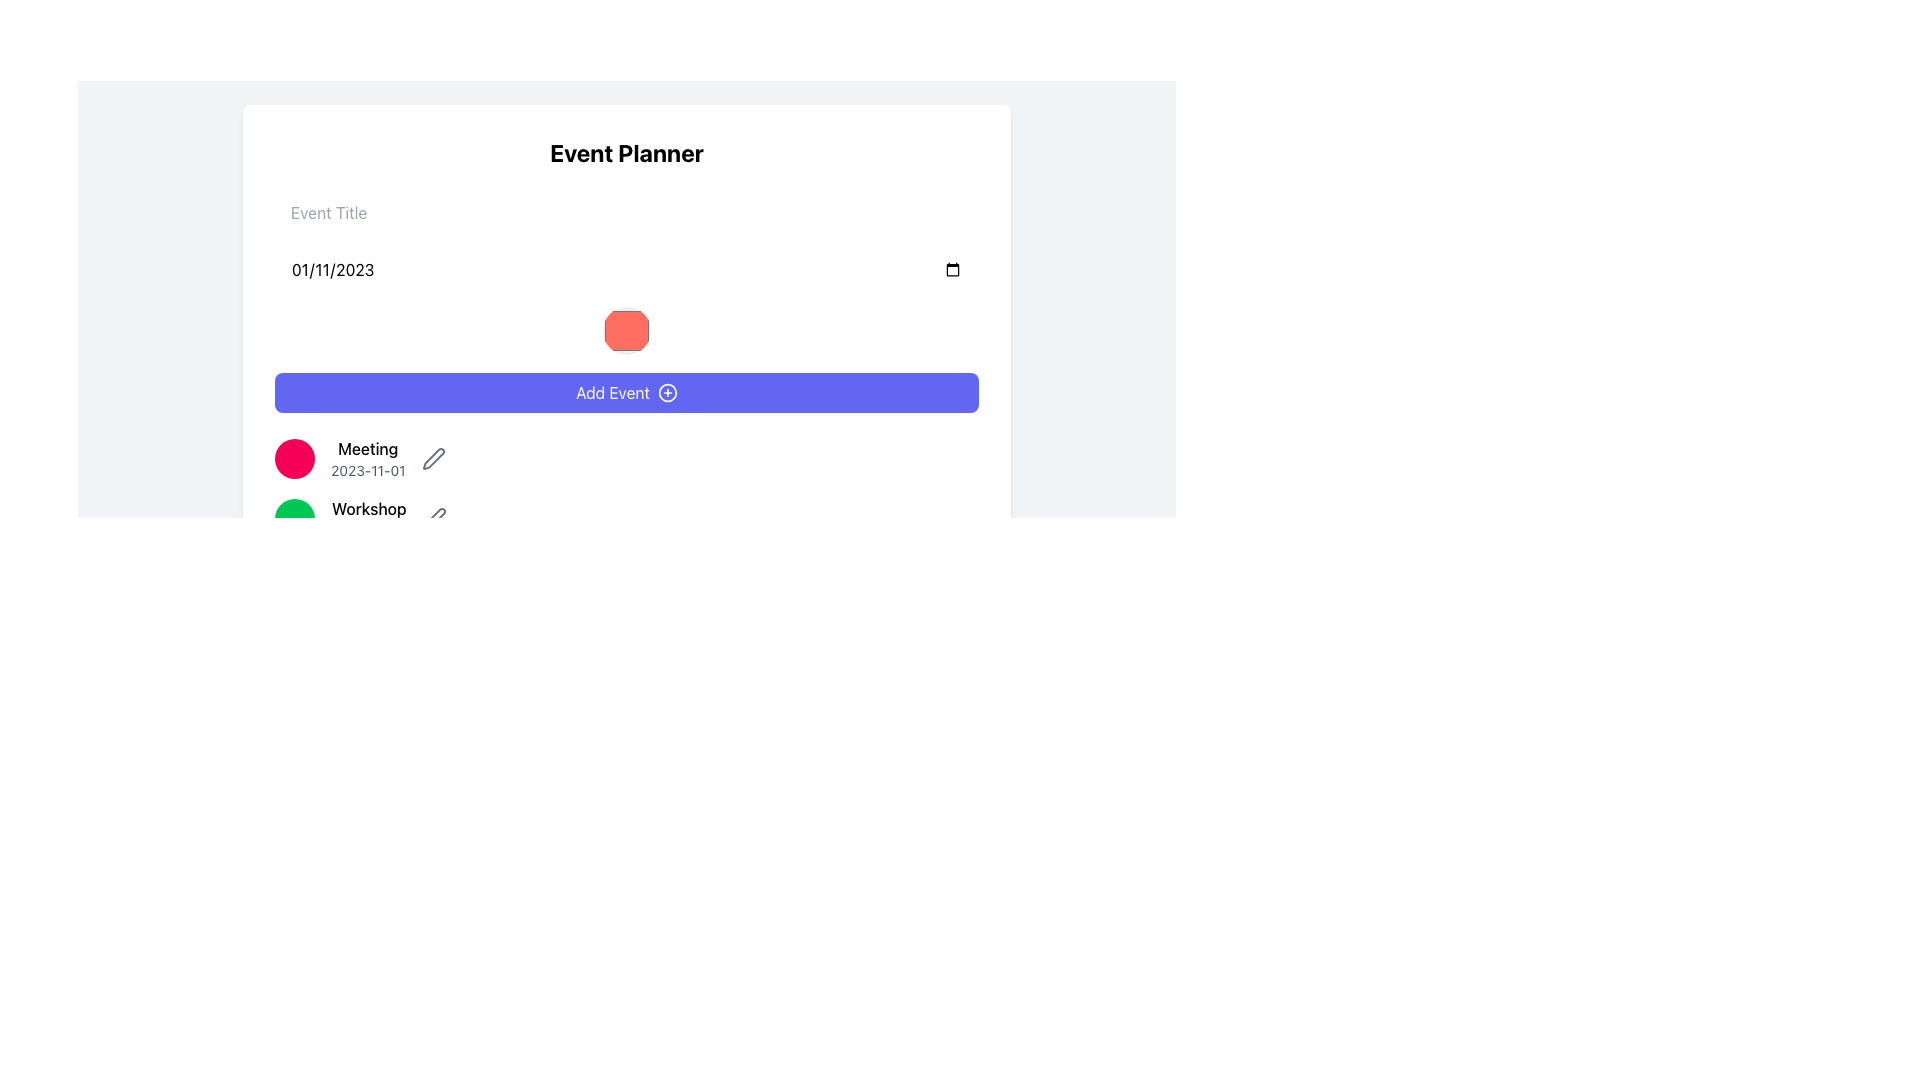  I want to click on the 'Add Event' text label, which is styled with a white font on a purple background and is the textual content of a button at the center of the interface, so click(612, 393).